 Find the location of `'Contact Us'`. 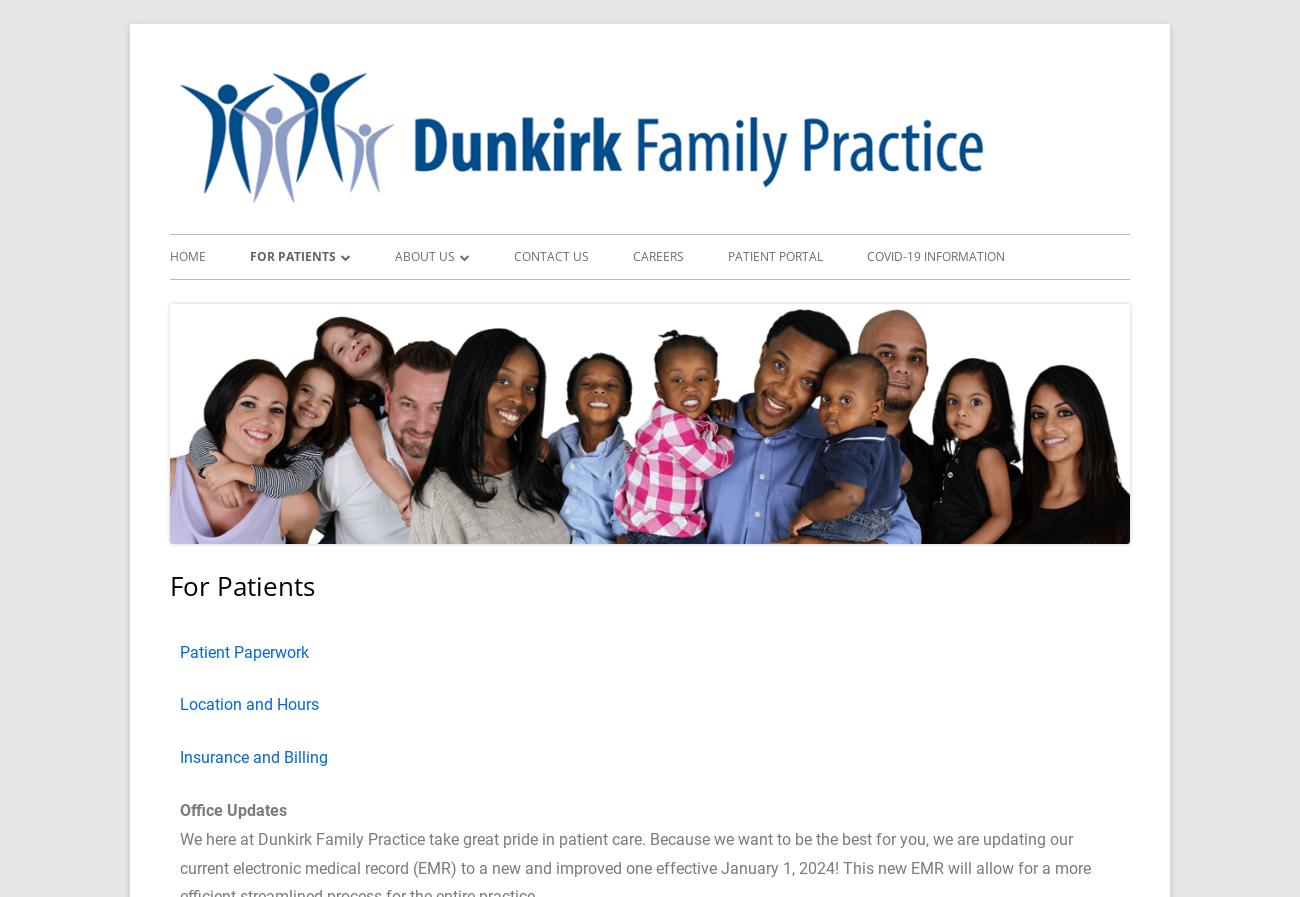

'Contact Us' is located at coordinates (550, 255).